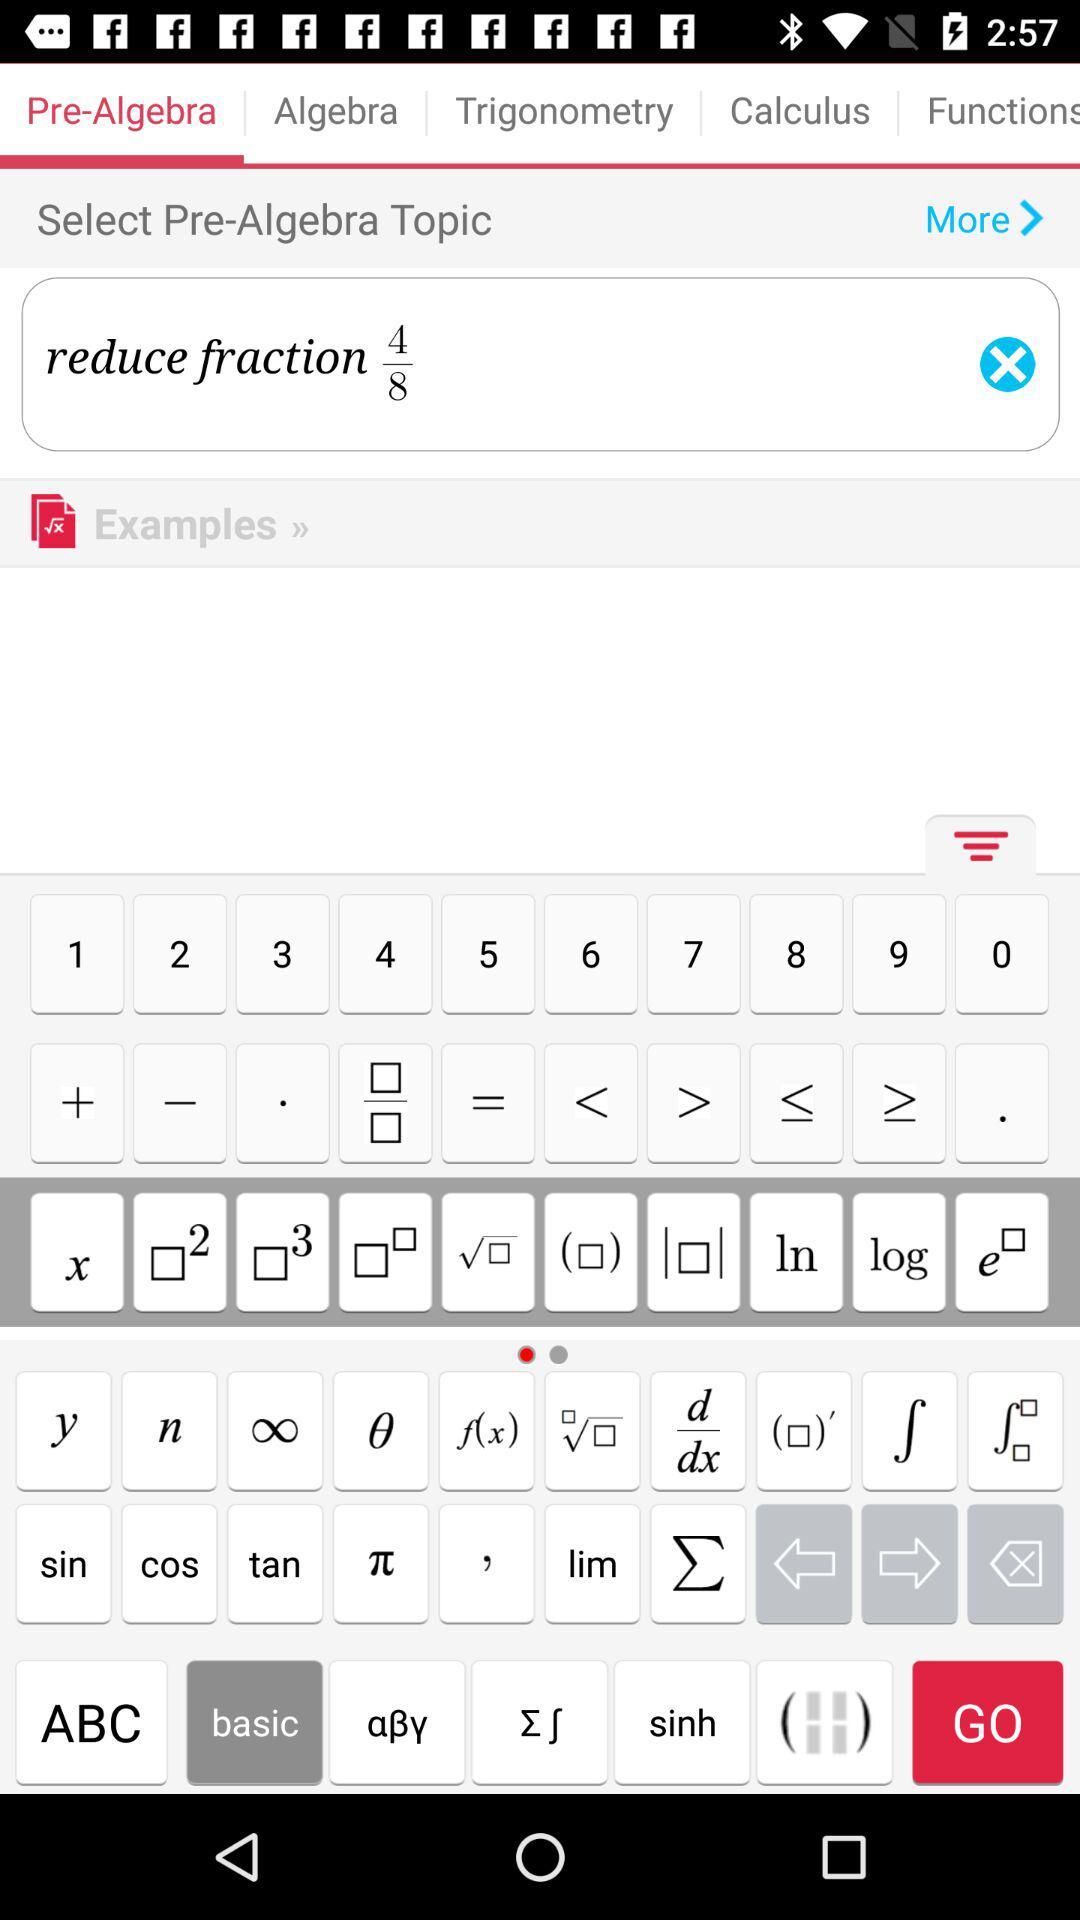 This screenshot has width=1080, height=1920. What do you see at coordinates (692, 1251) in the screenshot?
I see `symbol` at bounding box center [692, 1251].